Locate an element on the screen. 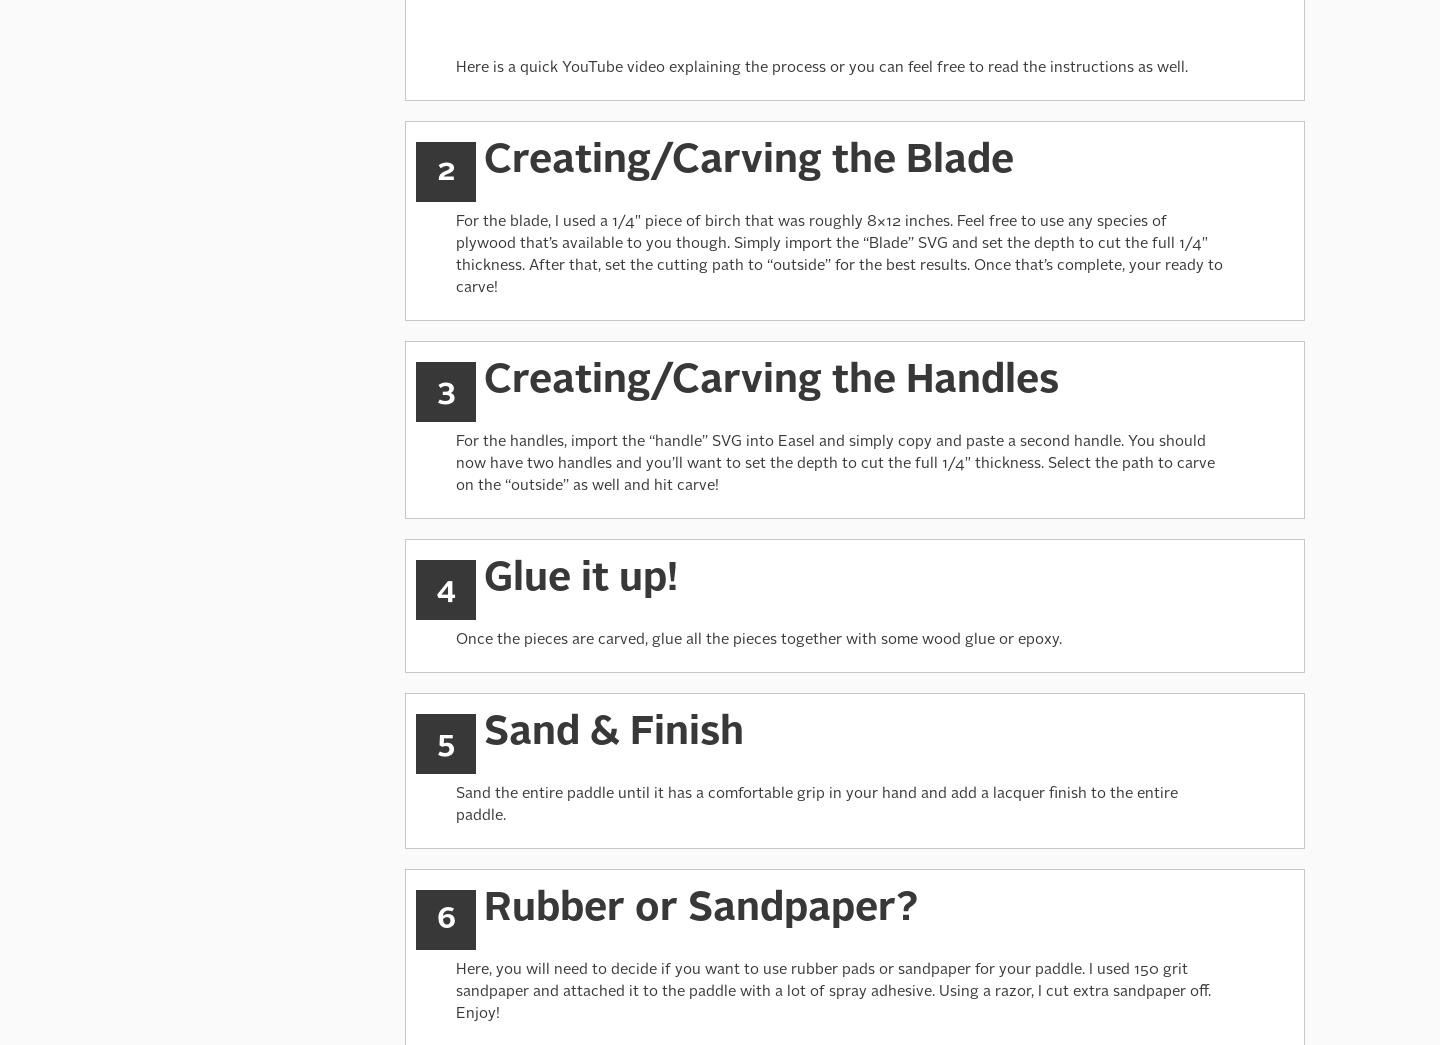  'Here, you will need to decide if you want to use rubber pads or sandpaper for your paddle. I used 150 grit sandpaper and attached it to the paddle with a lot of spray adhesive. Using a razor, I cut extra sandpaper off. Enjoy!' is located at coordinates (833, 991).